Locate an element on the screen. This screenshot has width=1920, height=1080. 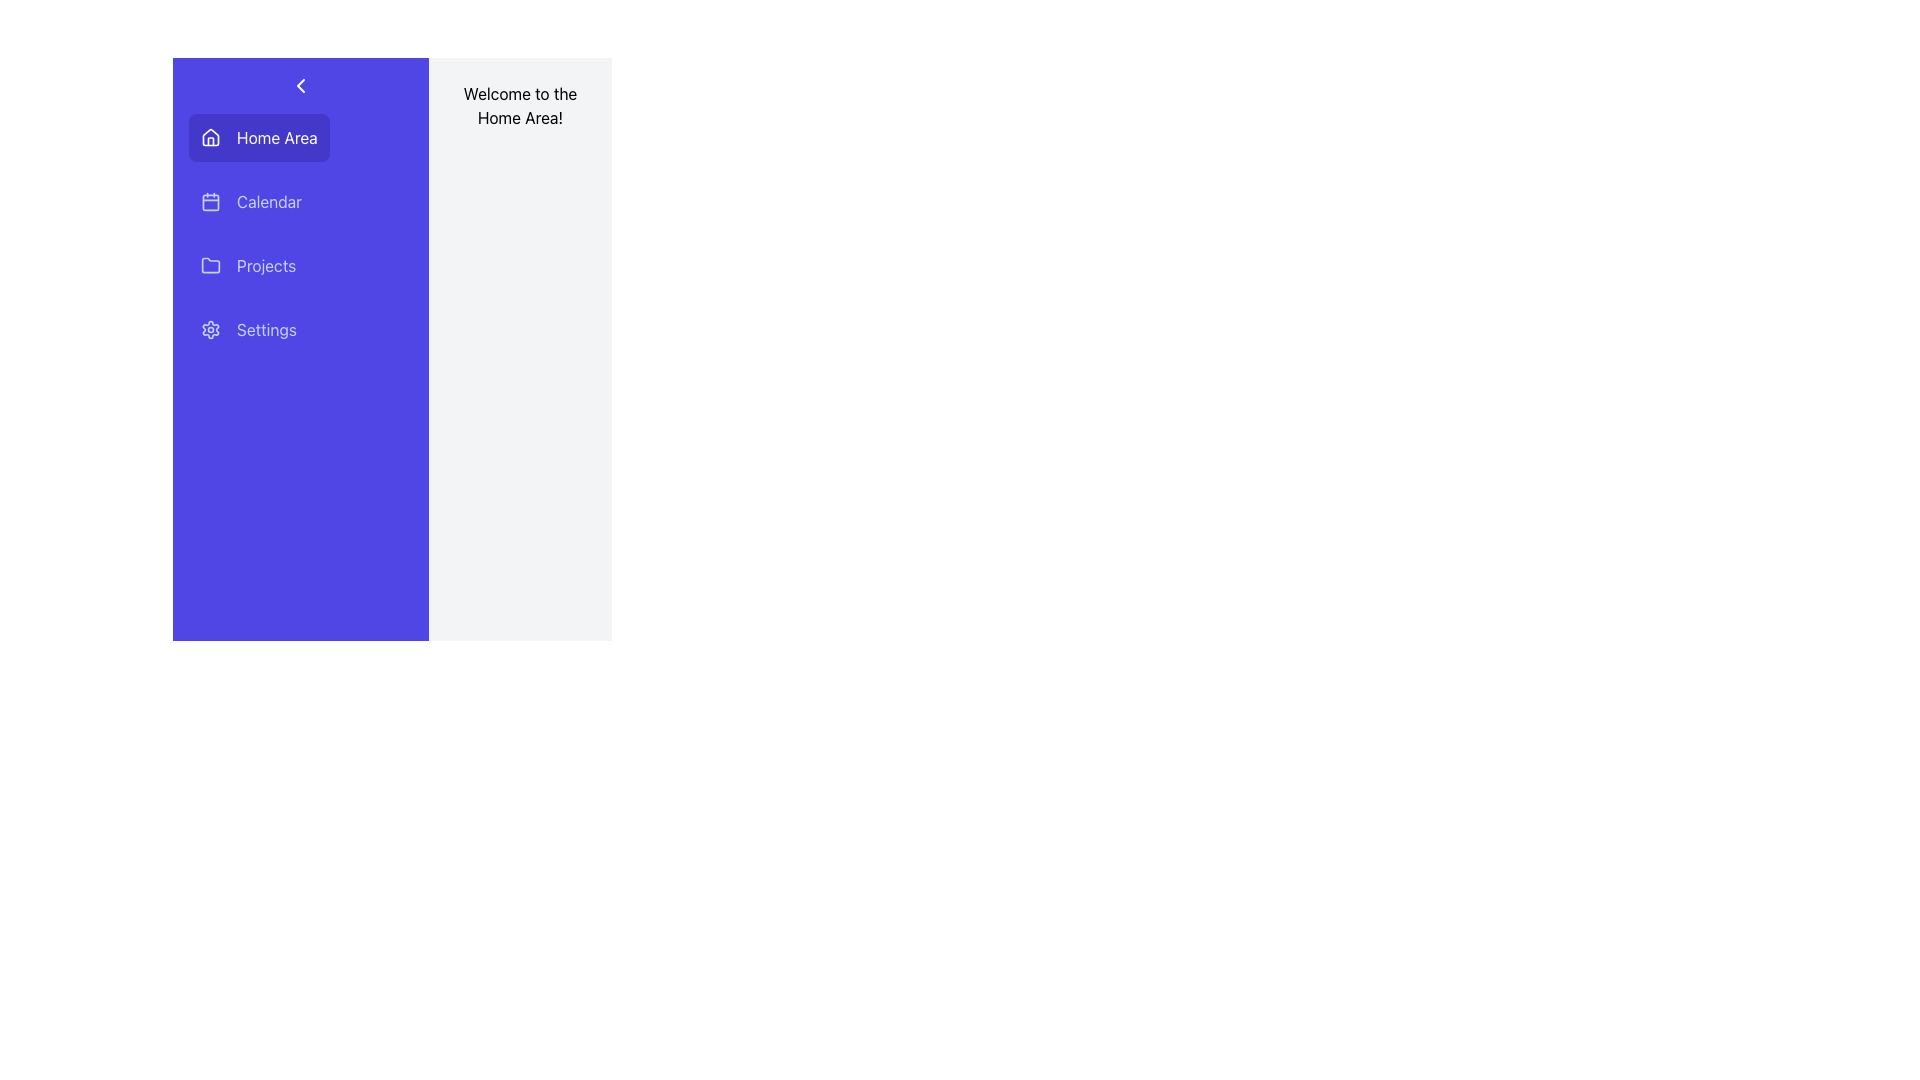
the 'Settings' icon located in the sidebar, which is represented by an SVG vector graphic and is part of the 'Settings' menu option is located at coordinates (211, 329).